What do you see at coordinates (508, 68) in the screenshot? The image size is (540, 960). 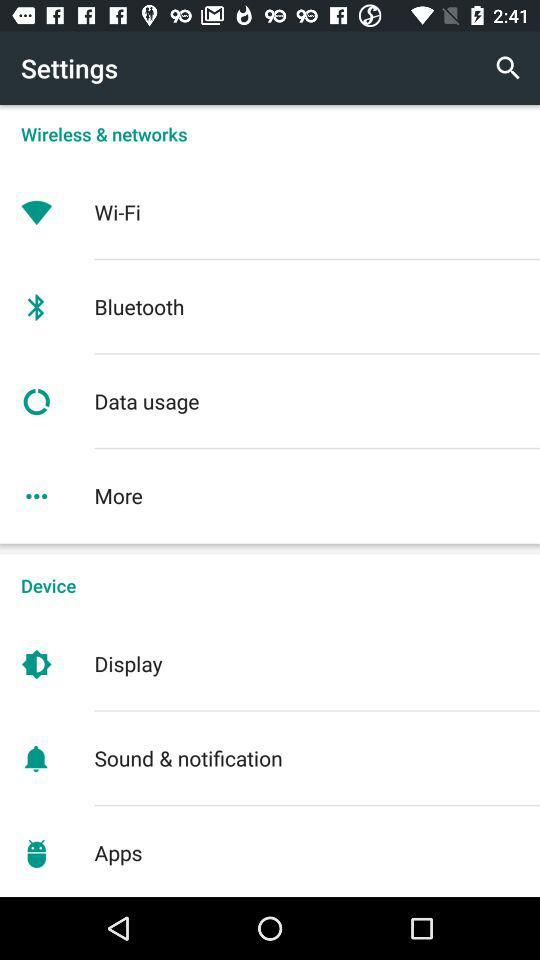 I see `the icon next to the settings app` at bounding box center [508, 68].